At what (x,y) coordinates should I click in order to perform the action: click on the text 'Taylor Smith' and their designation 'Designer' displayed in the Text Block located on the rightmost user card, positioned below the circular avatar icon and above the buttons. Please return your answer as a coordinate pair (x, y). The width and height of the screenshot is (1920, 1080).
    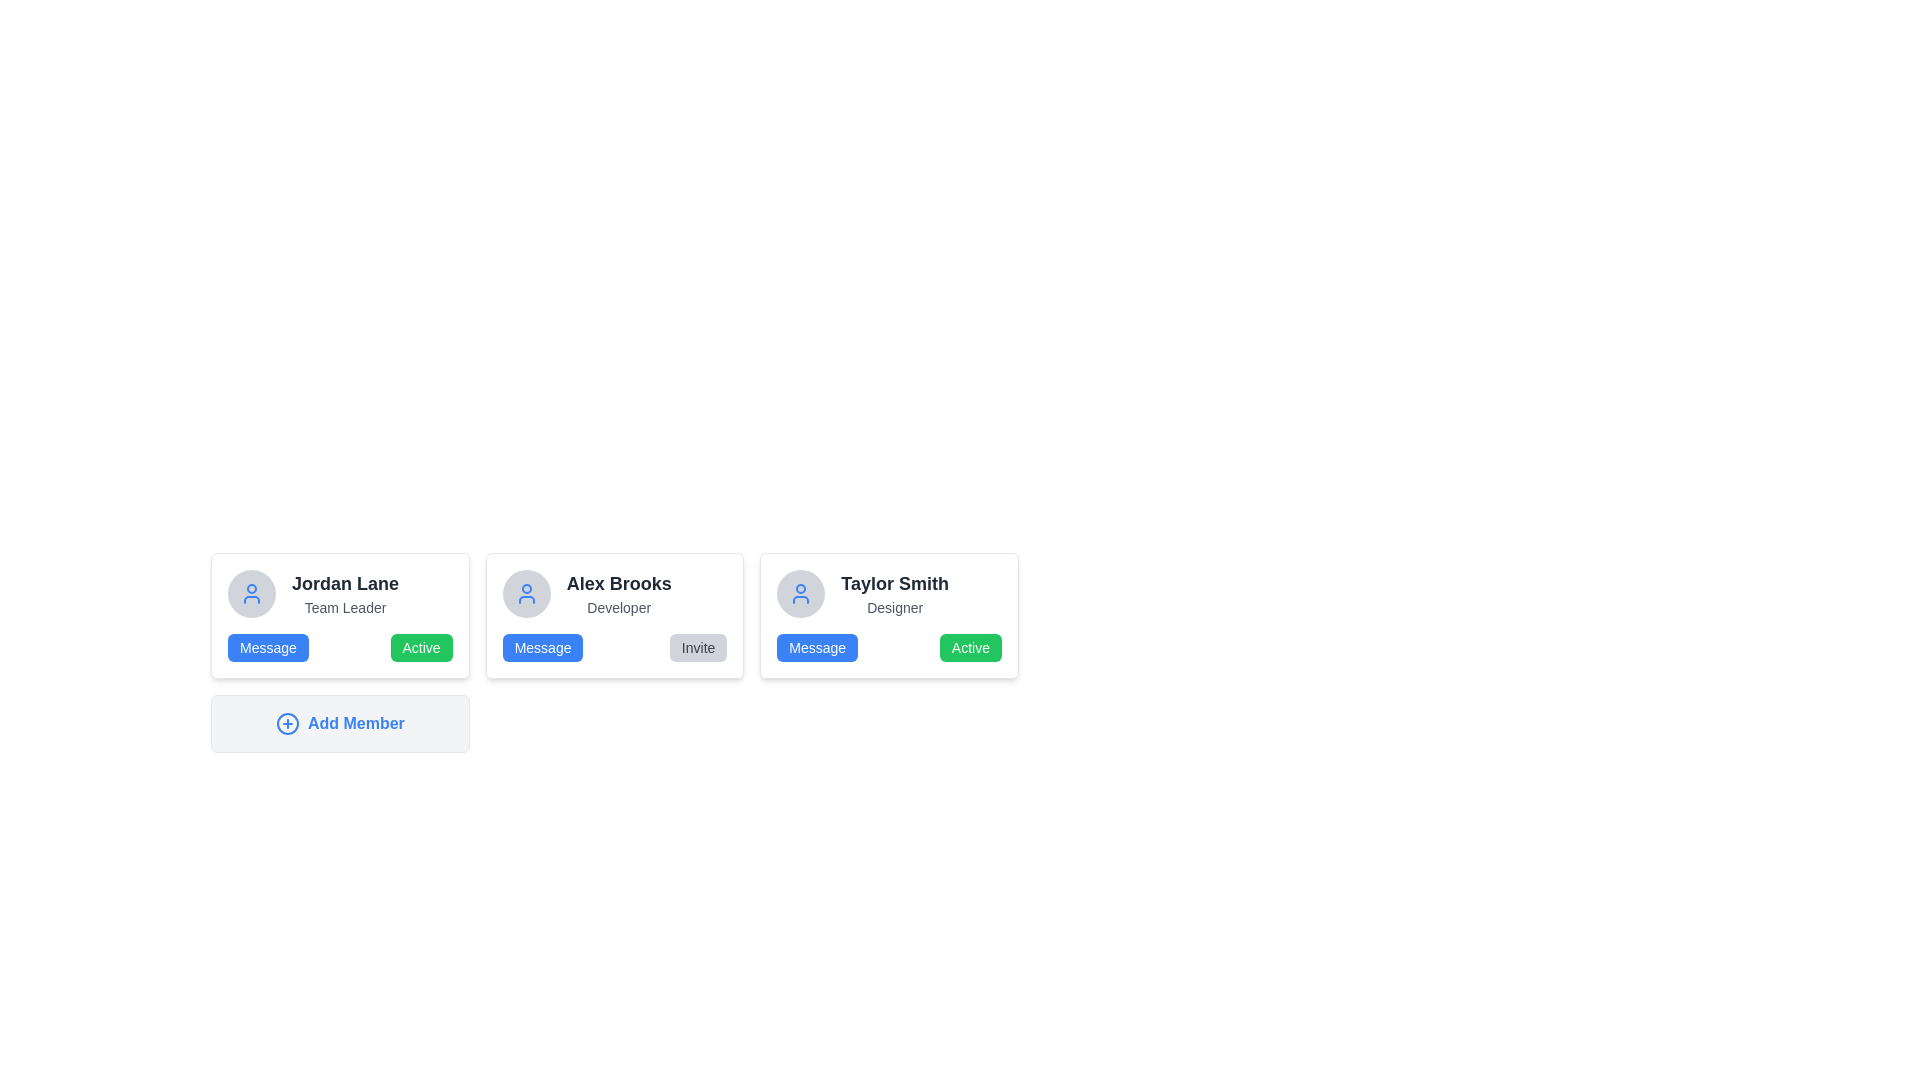
    Looking at the image, I should click on (893, 593).